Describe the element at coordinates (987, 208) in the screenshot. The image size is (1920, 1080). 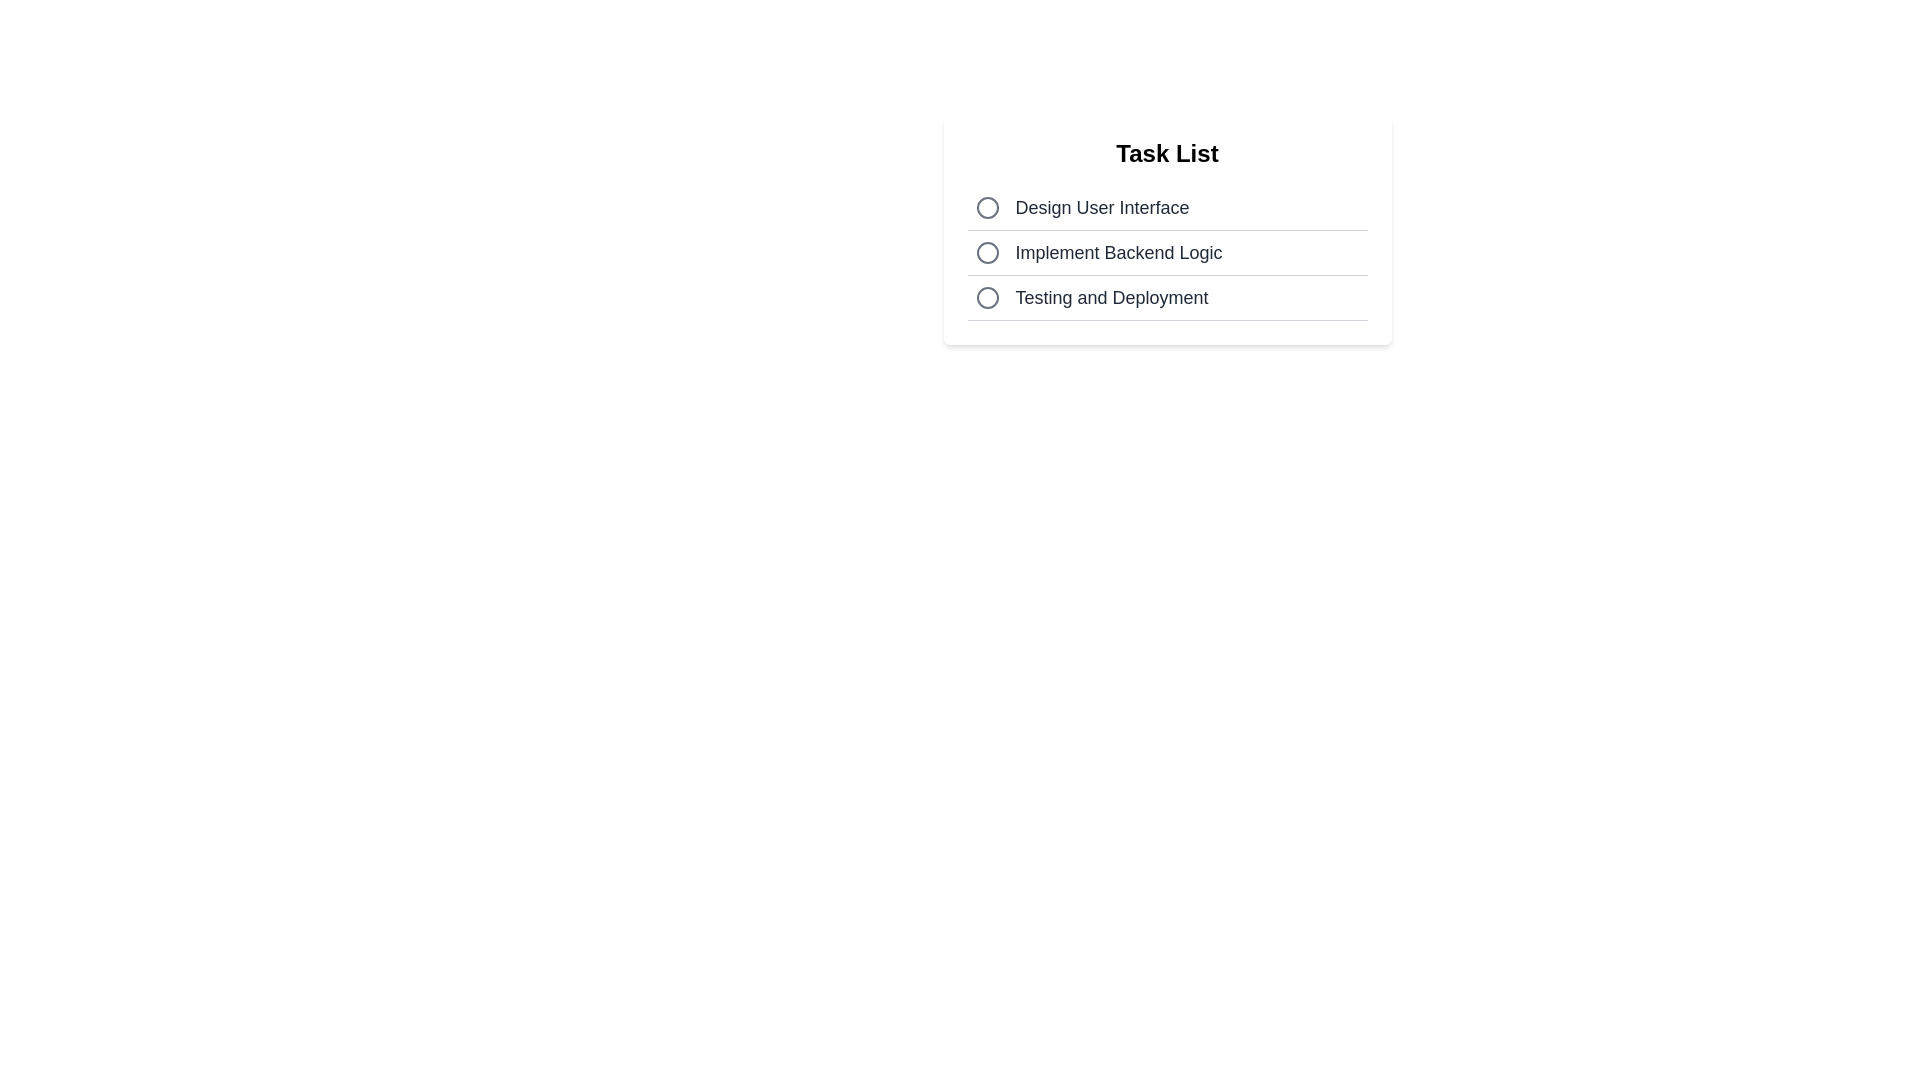
I see `the transparent gray outlined circle in the first row of icons under the 'Task List' heading` at that location.